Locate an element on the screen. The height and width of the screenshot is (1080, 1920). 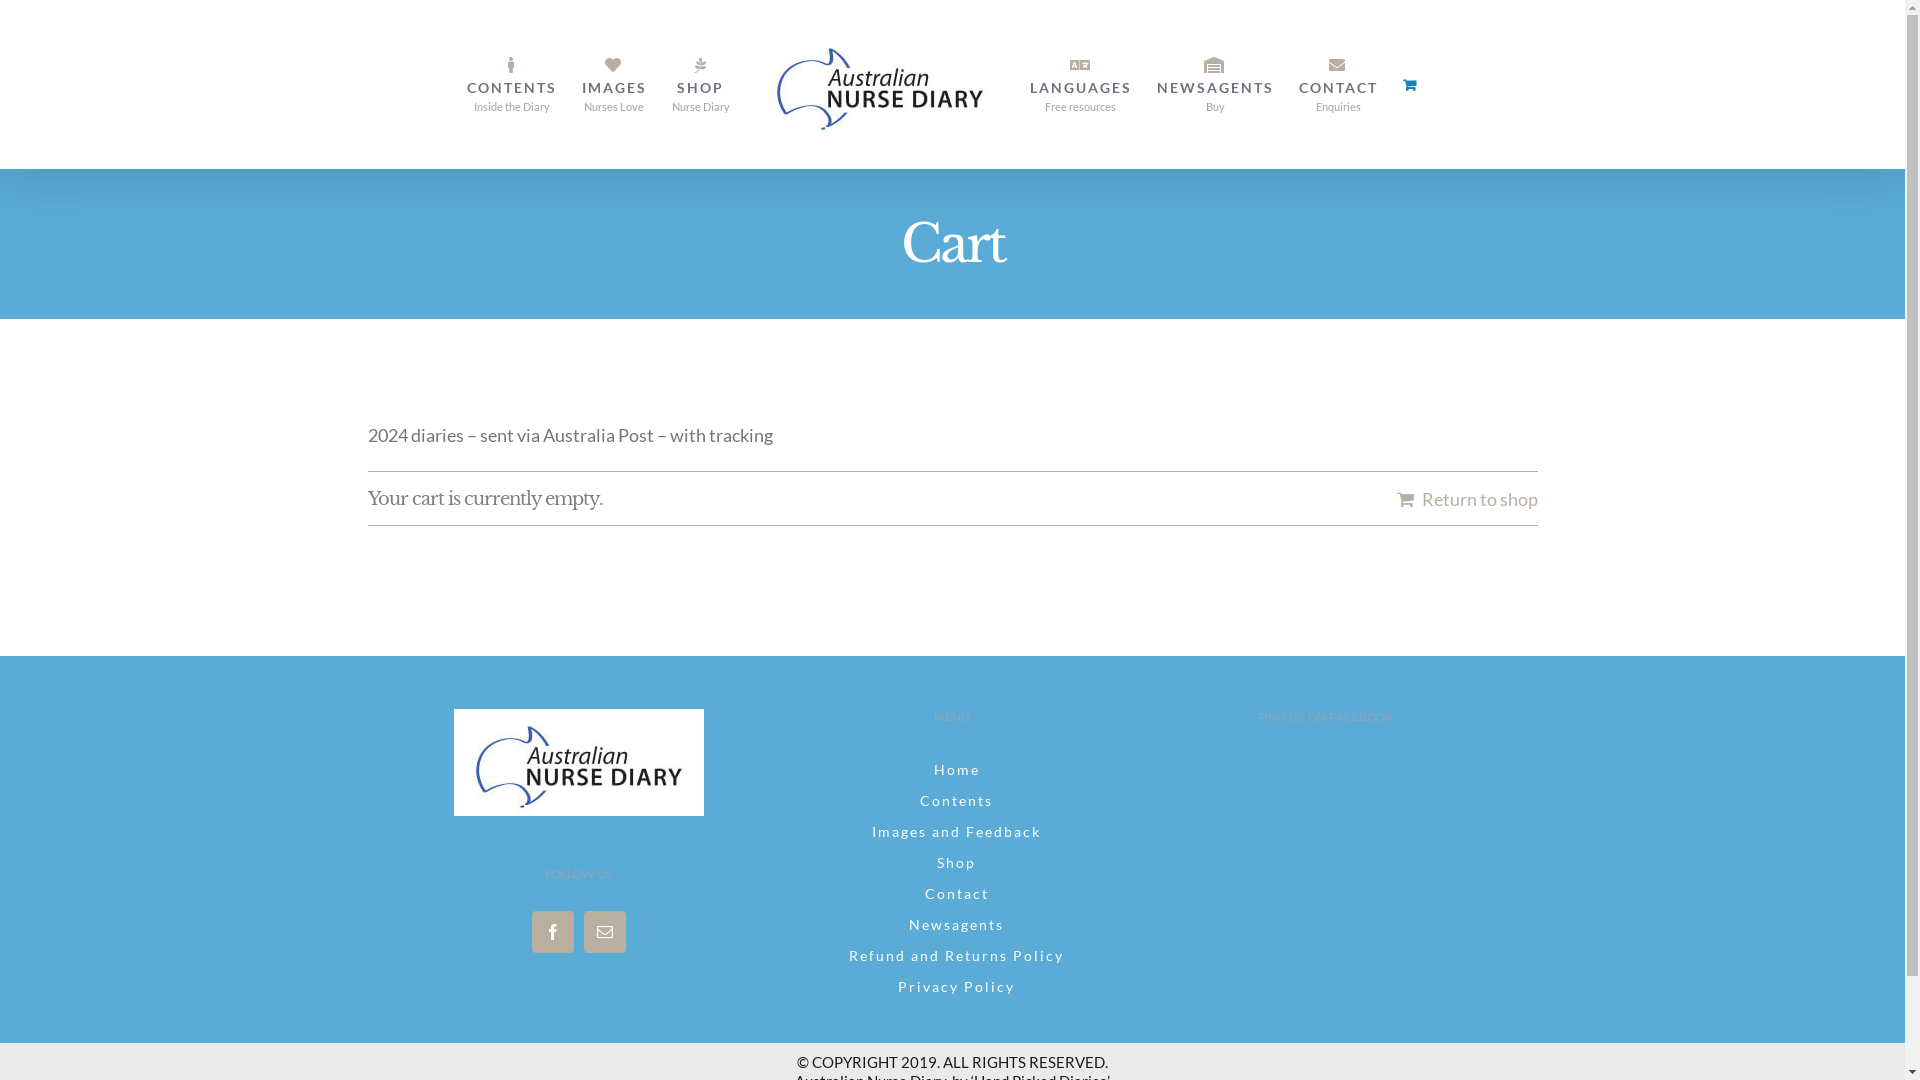
'Newsagents' is located at coordinates (950, 925).